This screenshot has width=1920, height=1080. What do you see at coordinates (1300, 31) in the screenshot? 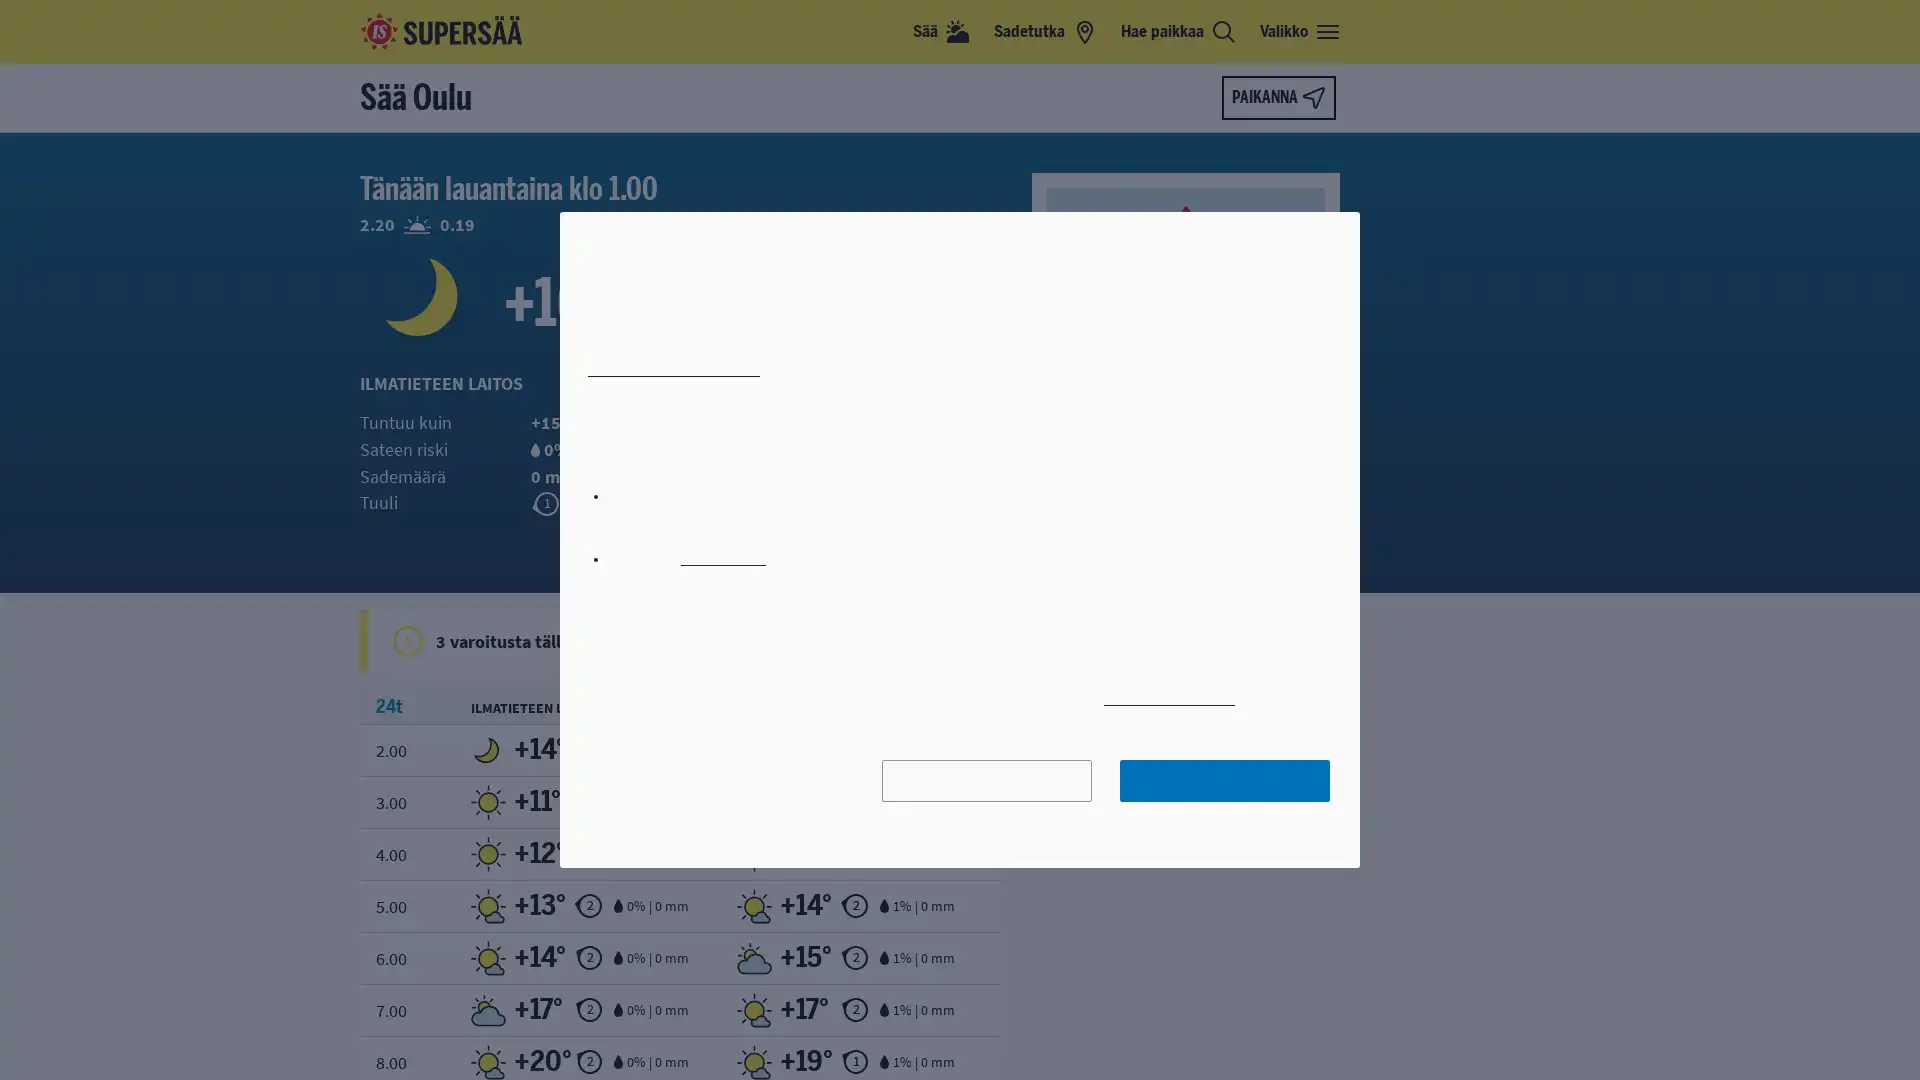
I see `Valikko` at bounding box center [1300, 31].